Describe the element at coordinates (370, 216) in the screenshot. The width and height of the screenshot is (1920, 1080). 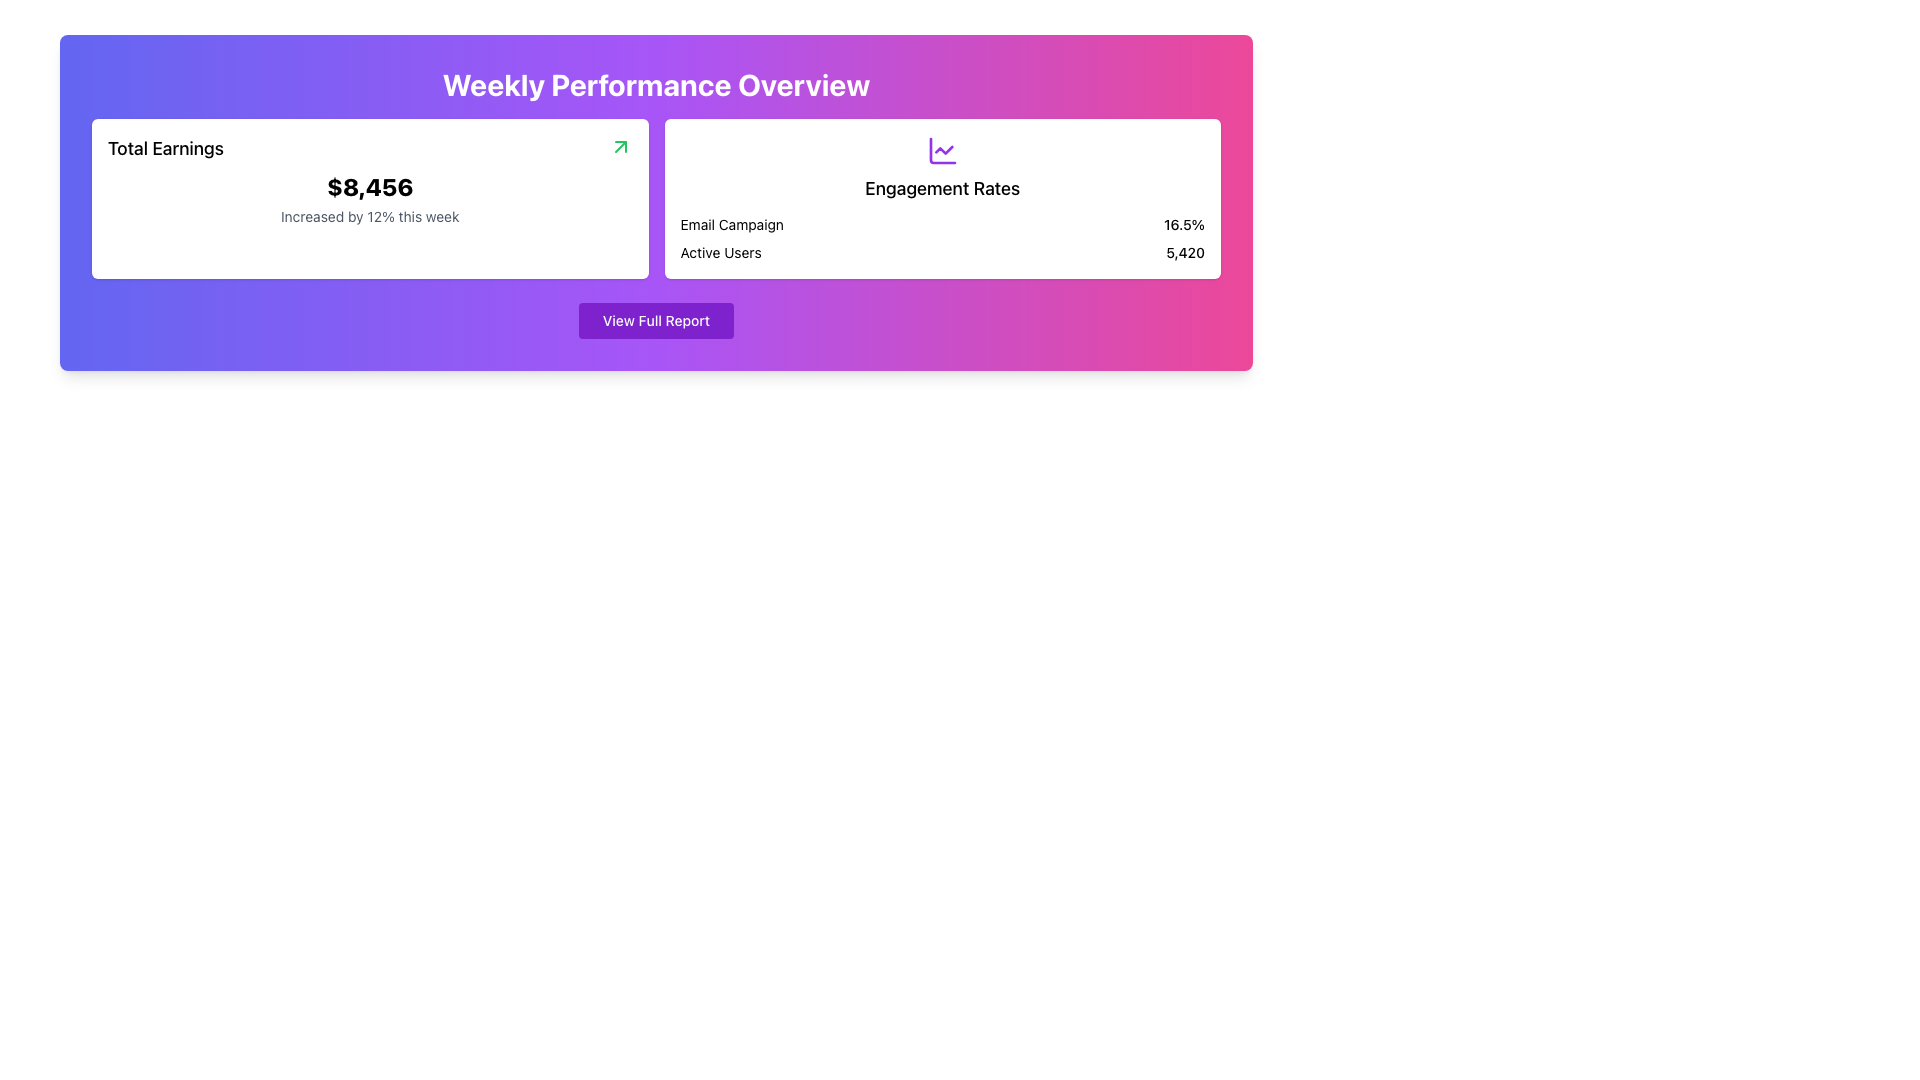
I see `the descriptive text that reads 'Increased by 12% this week', which is styled in gray and located below the numeric value '$8,456' within the 'Total Earnings' card` at that location.